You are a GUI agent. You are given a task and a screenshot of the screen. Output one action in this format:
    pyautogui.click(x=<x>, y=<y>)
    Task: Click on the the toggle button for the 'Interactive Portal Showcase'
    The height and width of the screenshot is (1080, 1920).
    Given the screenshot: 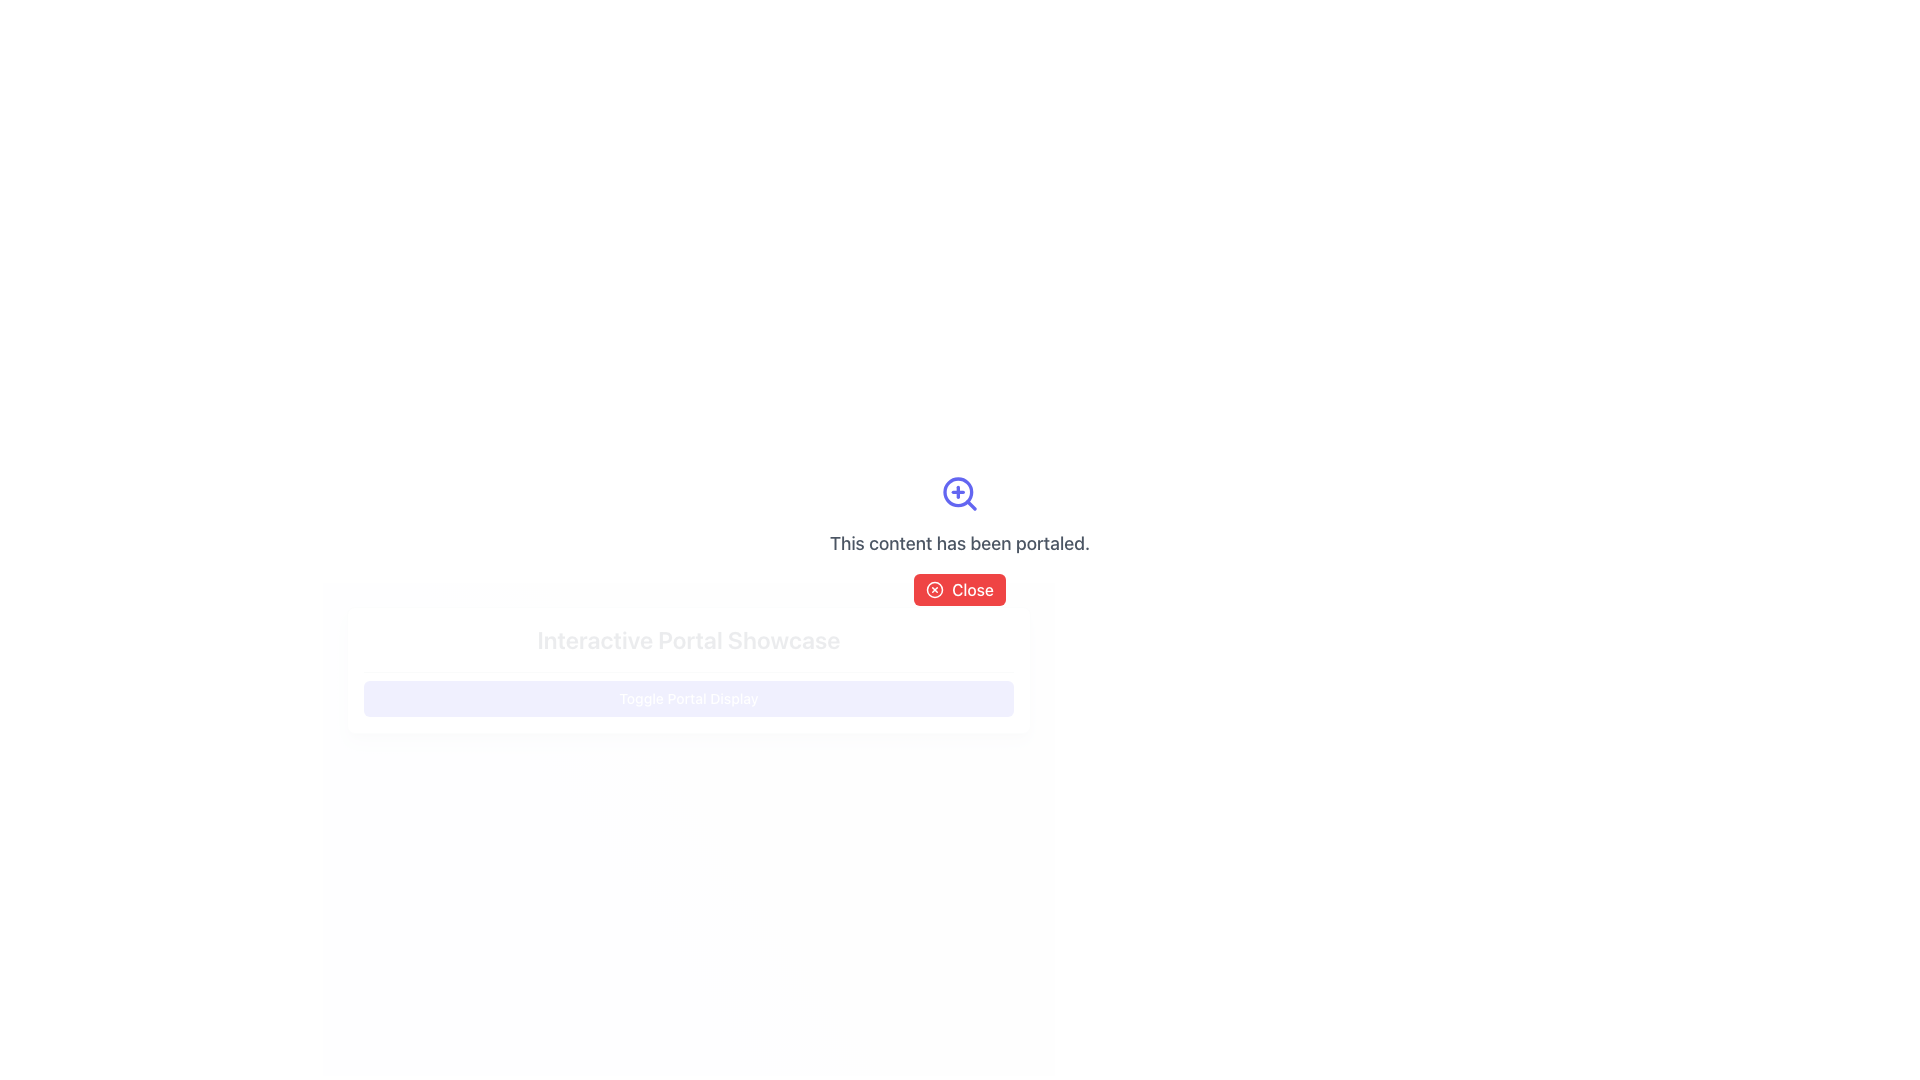 What is the action you would take?
    pyautogui.click(x=689, y=697)
    